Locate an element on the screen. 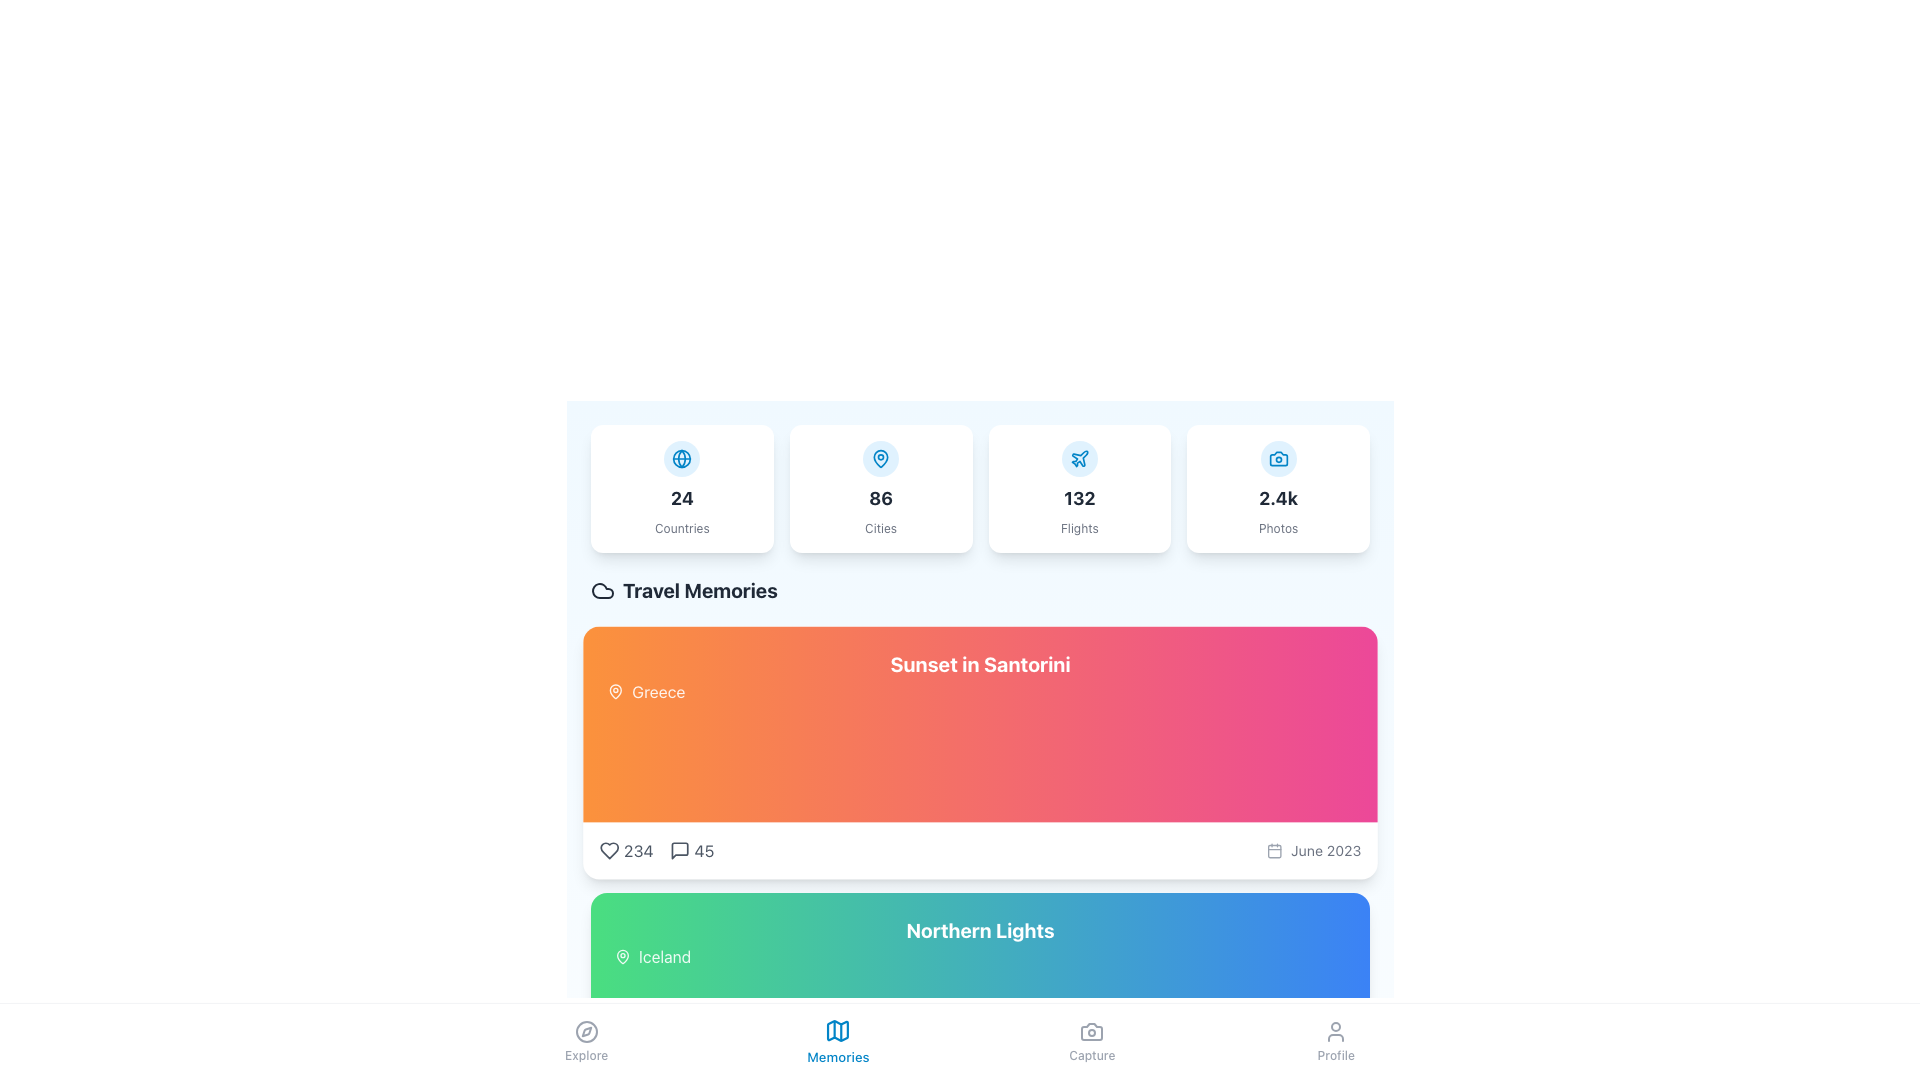  the geographic location icon representing 'Iceland', which is positioned to the left of the text 'Iceland' in the green section labeled 'Northern Lights' is located at coordinates (622, 955).